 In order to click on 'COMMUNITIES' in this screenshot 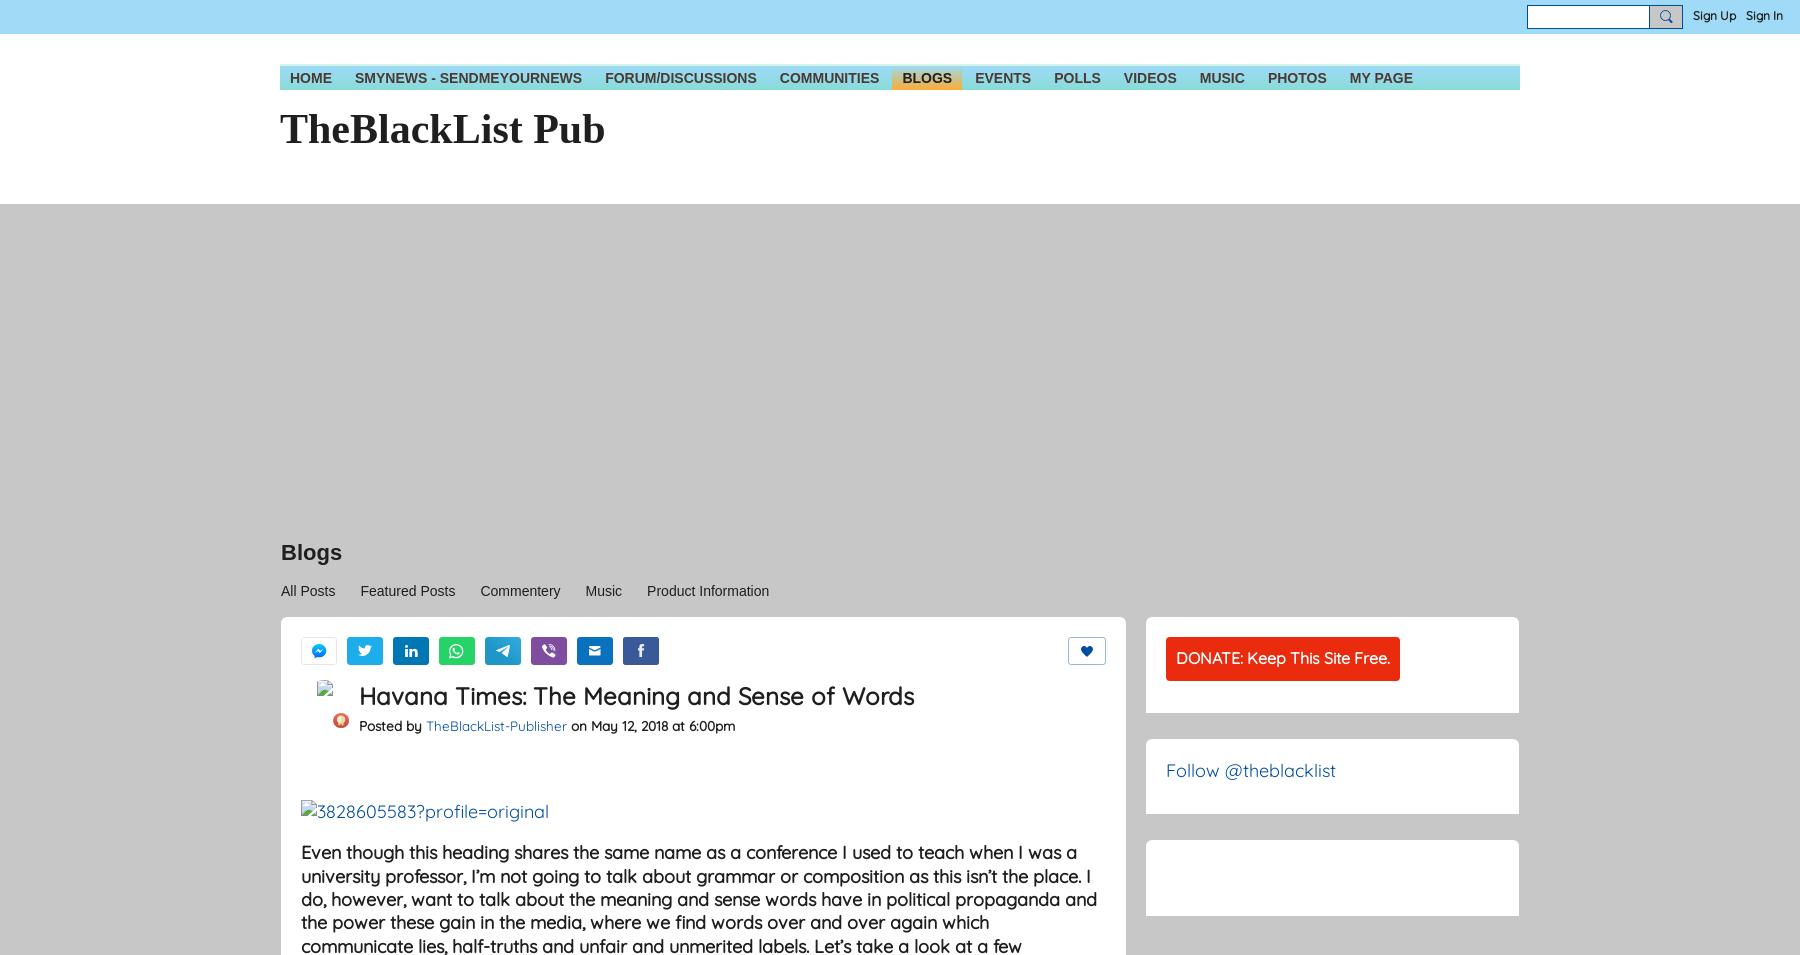, I will do `click(778, 77)`.